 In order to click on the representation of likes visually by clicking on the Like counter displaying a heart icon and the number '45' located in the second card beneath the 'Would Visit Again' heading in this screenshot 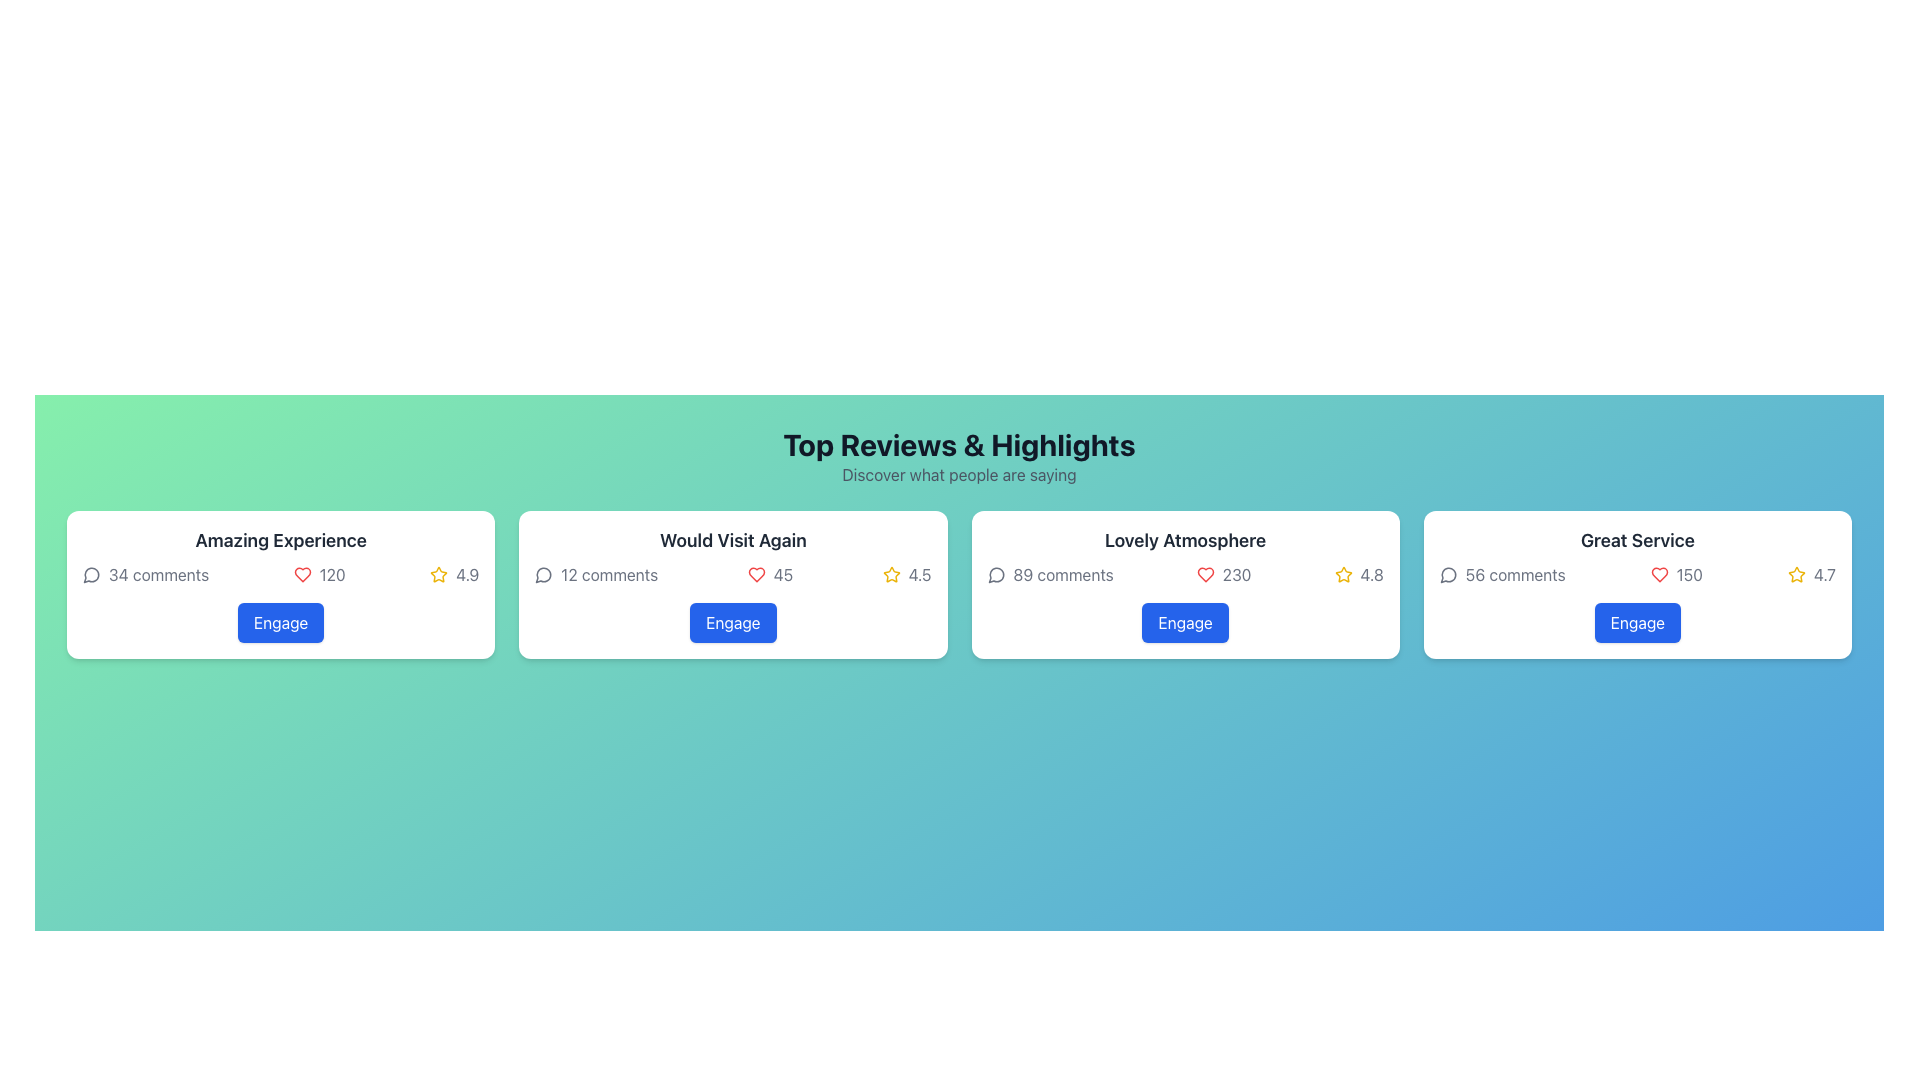, I will do `click(769, 574)`.